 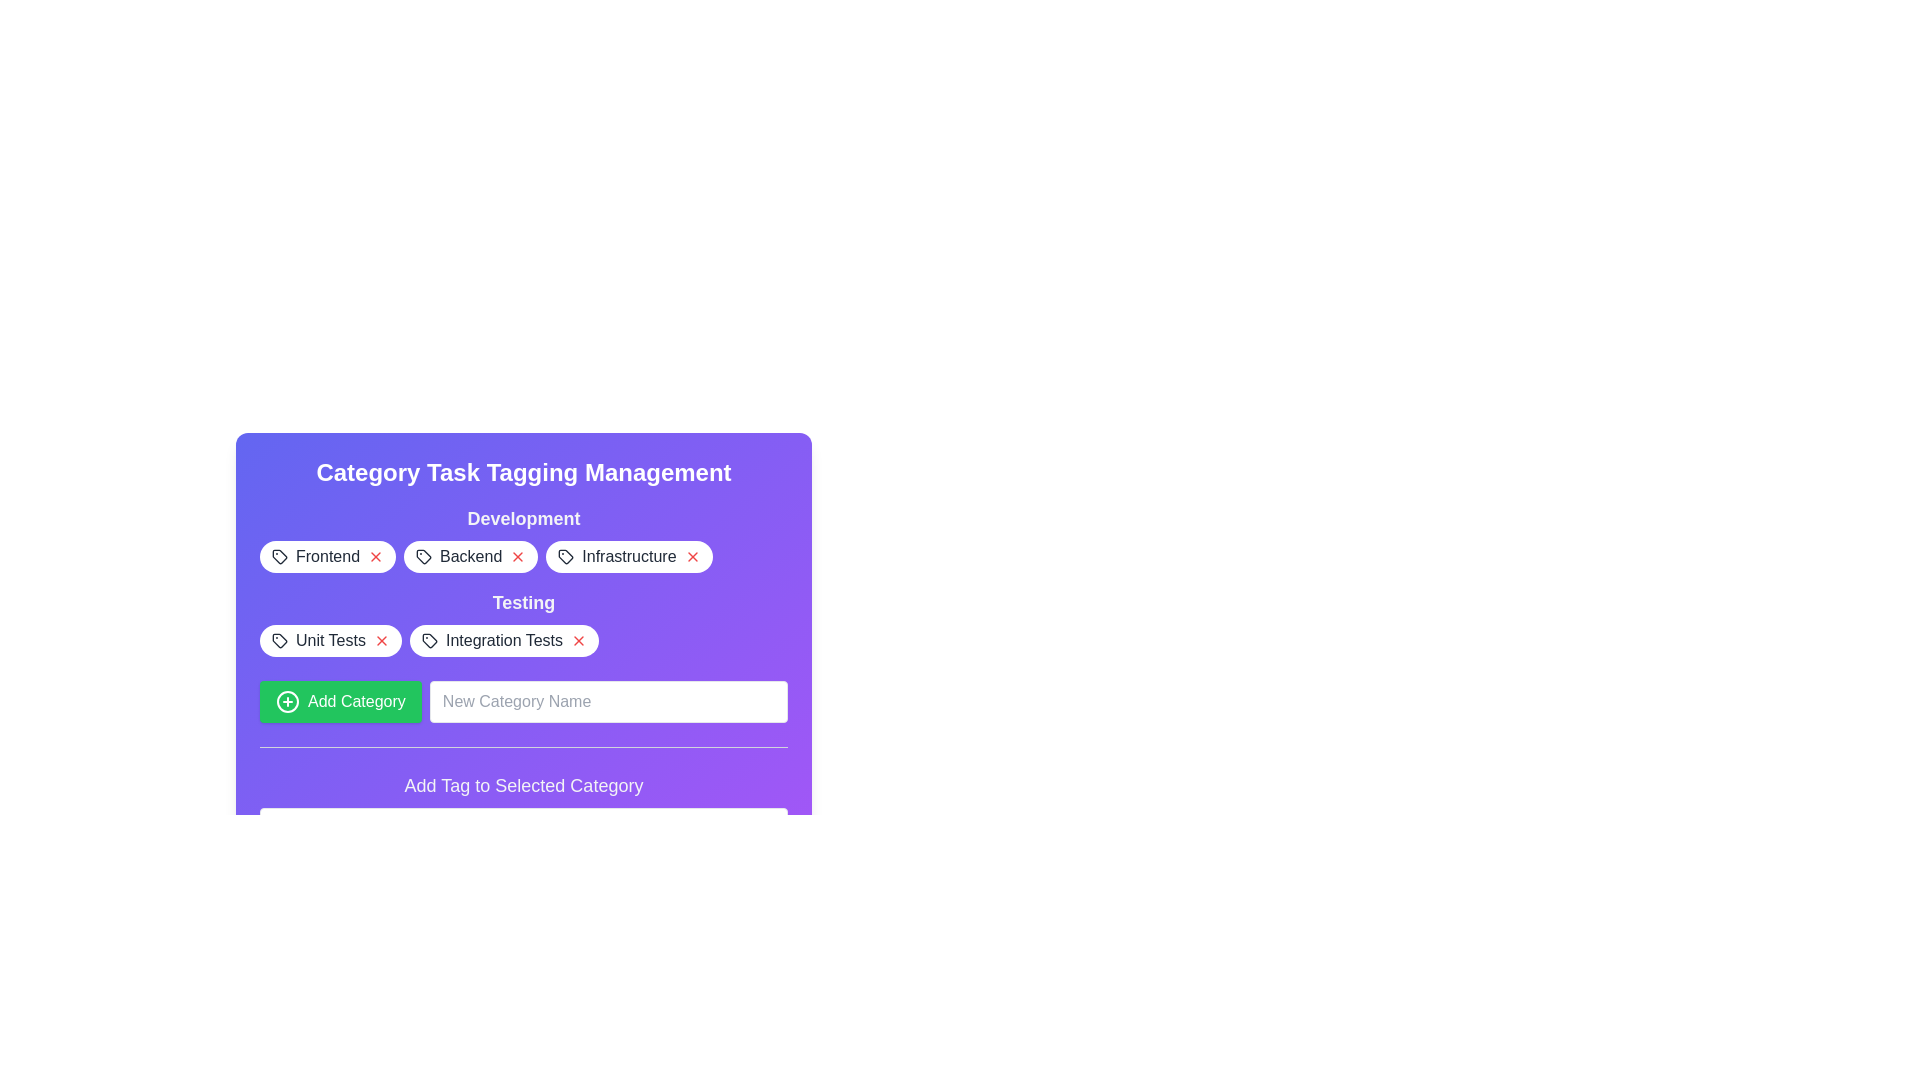 What do you see at coordinates (381, 640) in the screenshot?
I see `the small 'X' close/delete button located in the 'Testing' section next to the 'Unit Tests' tag` at bounding box center [381, 640].